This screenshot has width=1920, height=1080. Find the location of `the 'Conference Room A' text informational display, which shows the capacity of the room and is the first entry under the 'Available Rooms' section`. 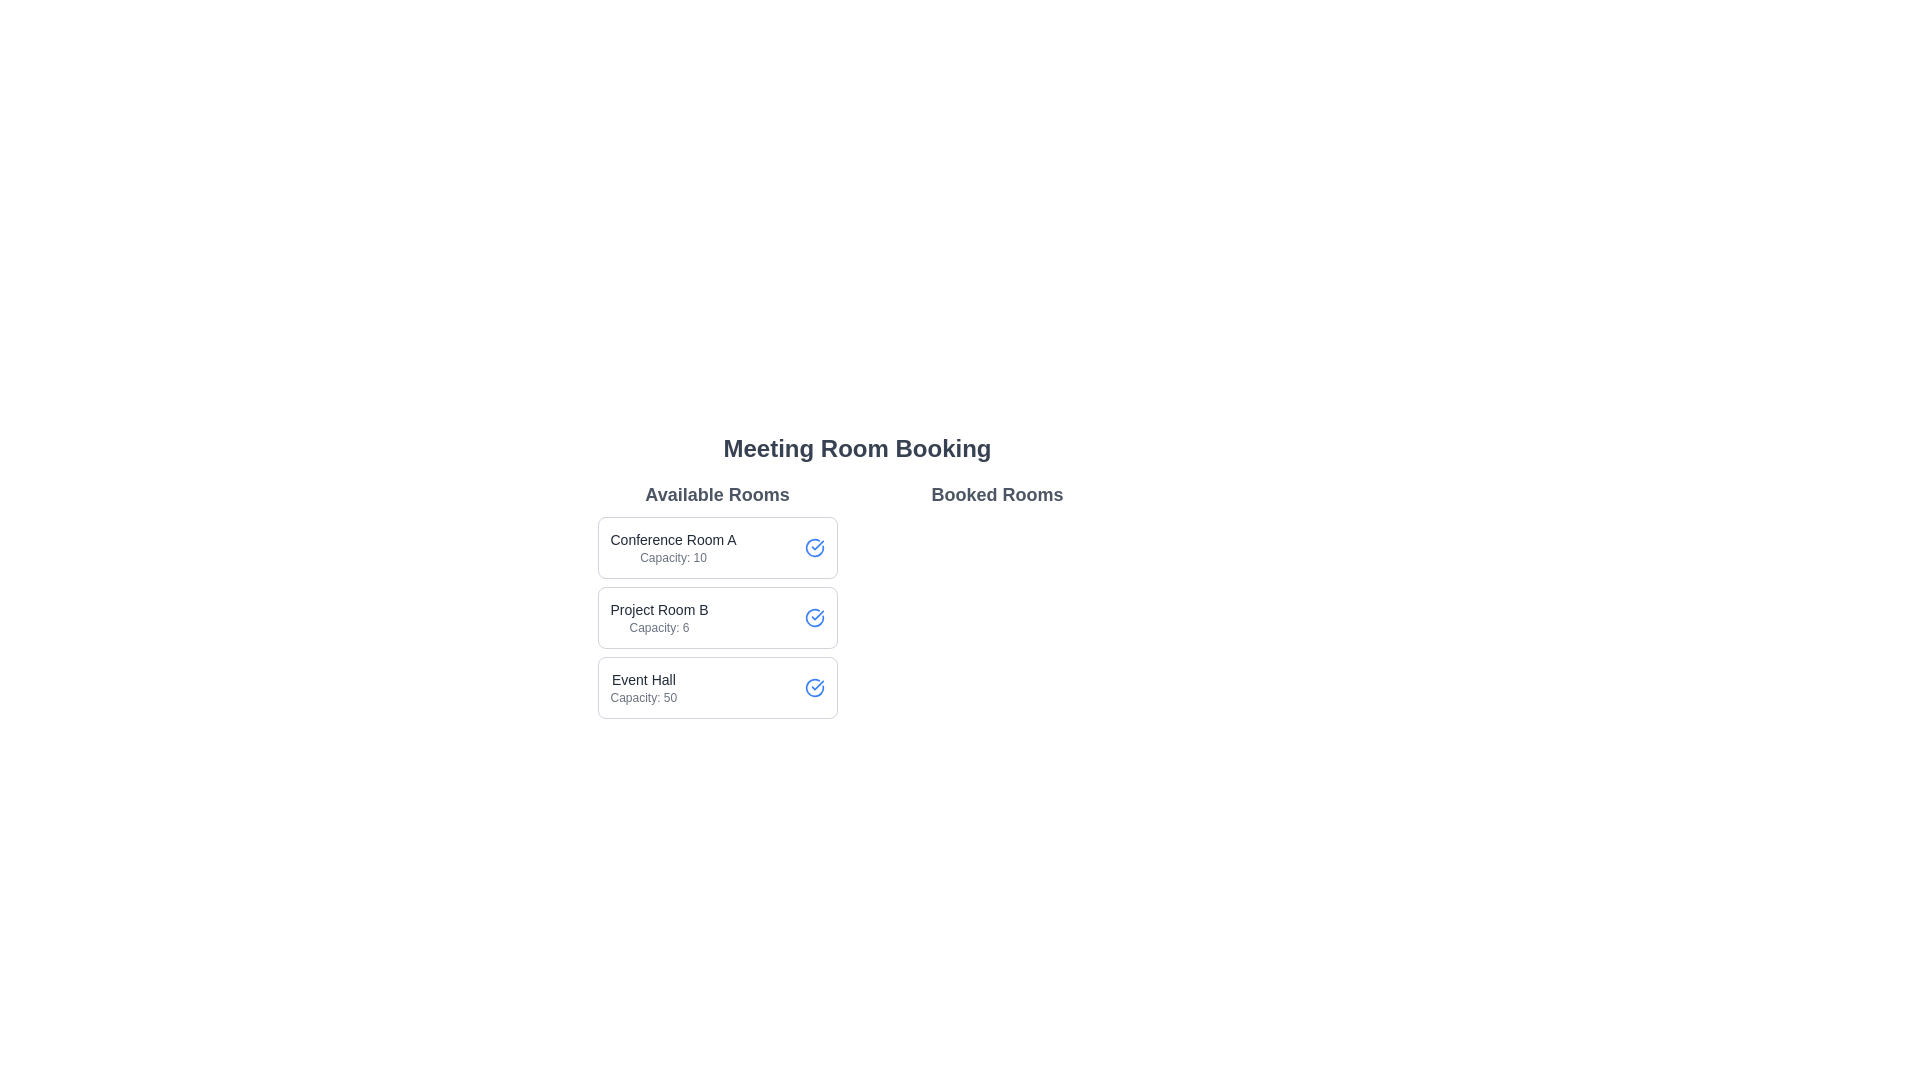

the 'Conference Room A' text informational display, which shows the capacity of the room and is the first entry under the 'Available Rooms' section is located at coordinates (673, 547).